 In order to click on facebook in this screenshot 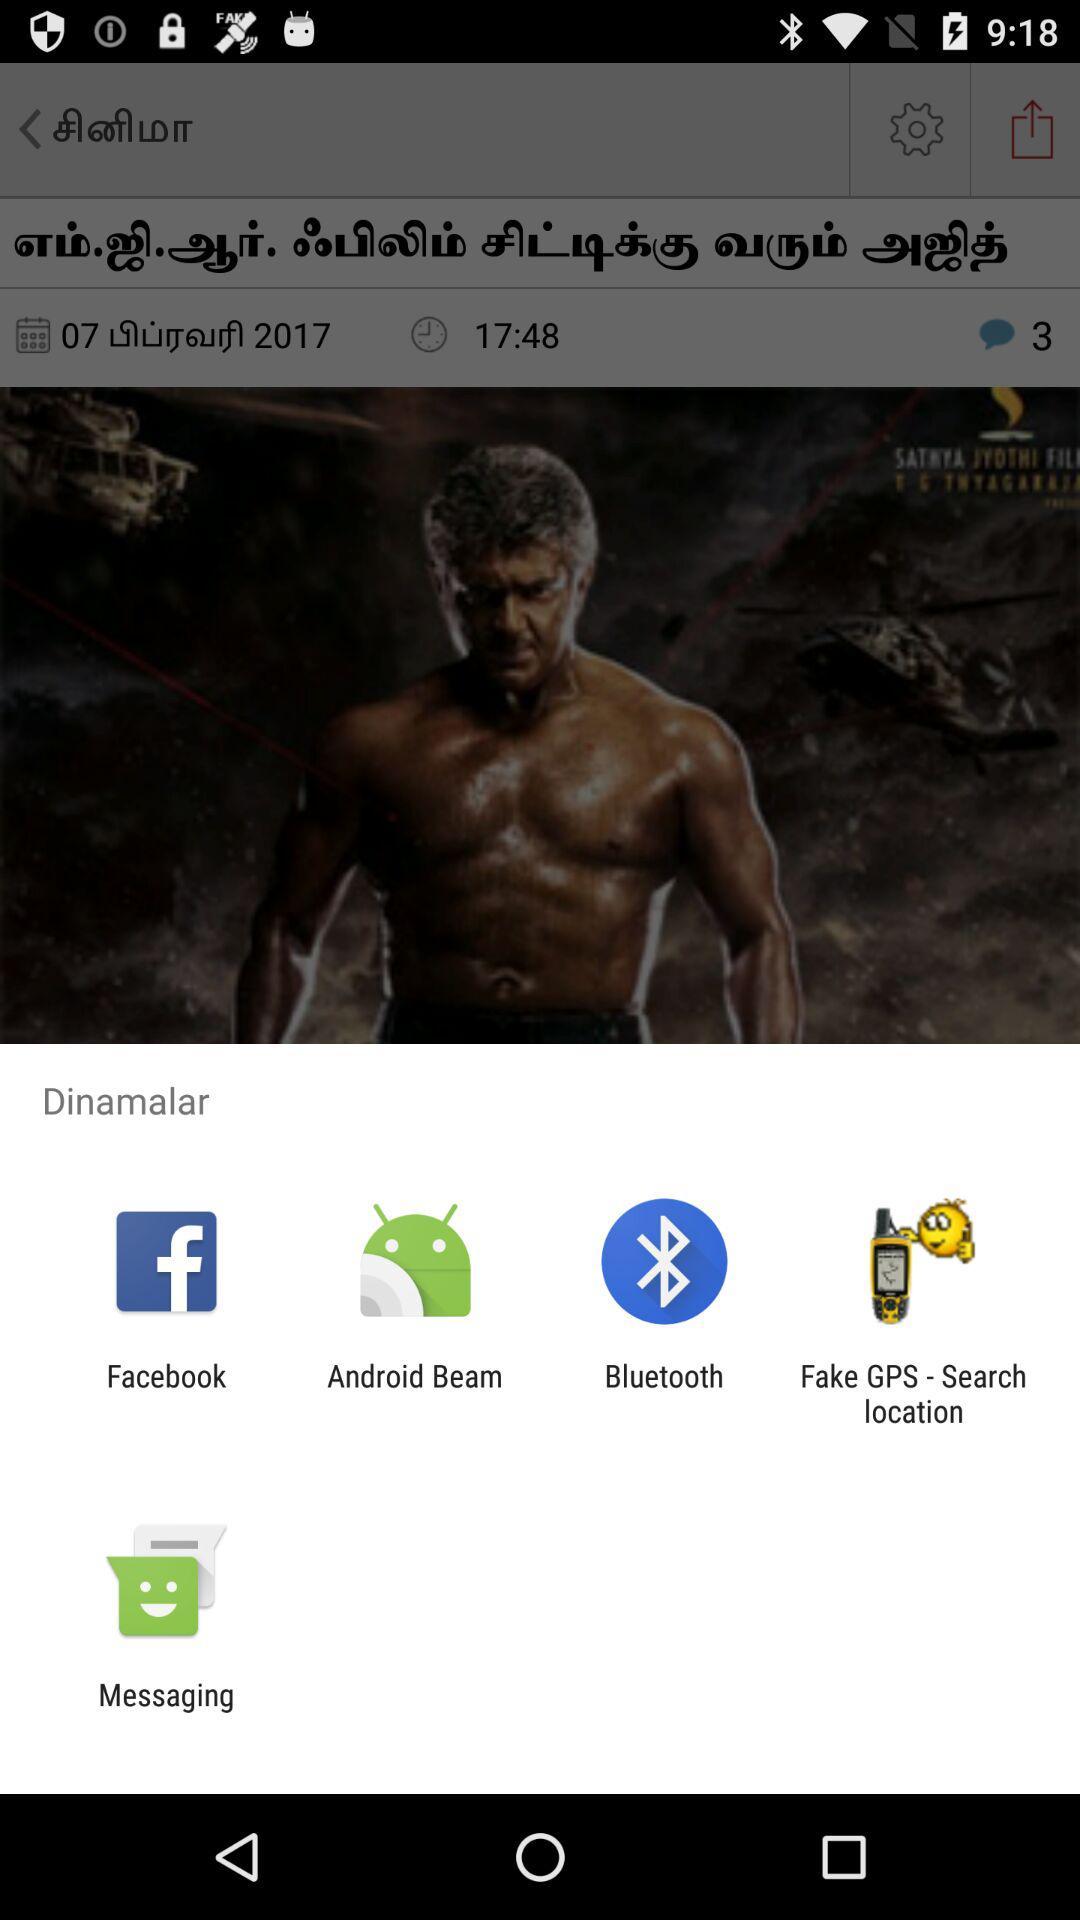, I will do `click(165, 1392)`.